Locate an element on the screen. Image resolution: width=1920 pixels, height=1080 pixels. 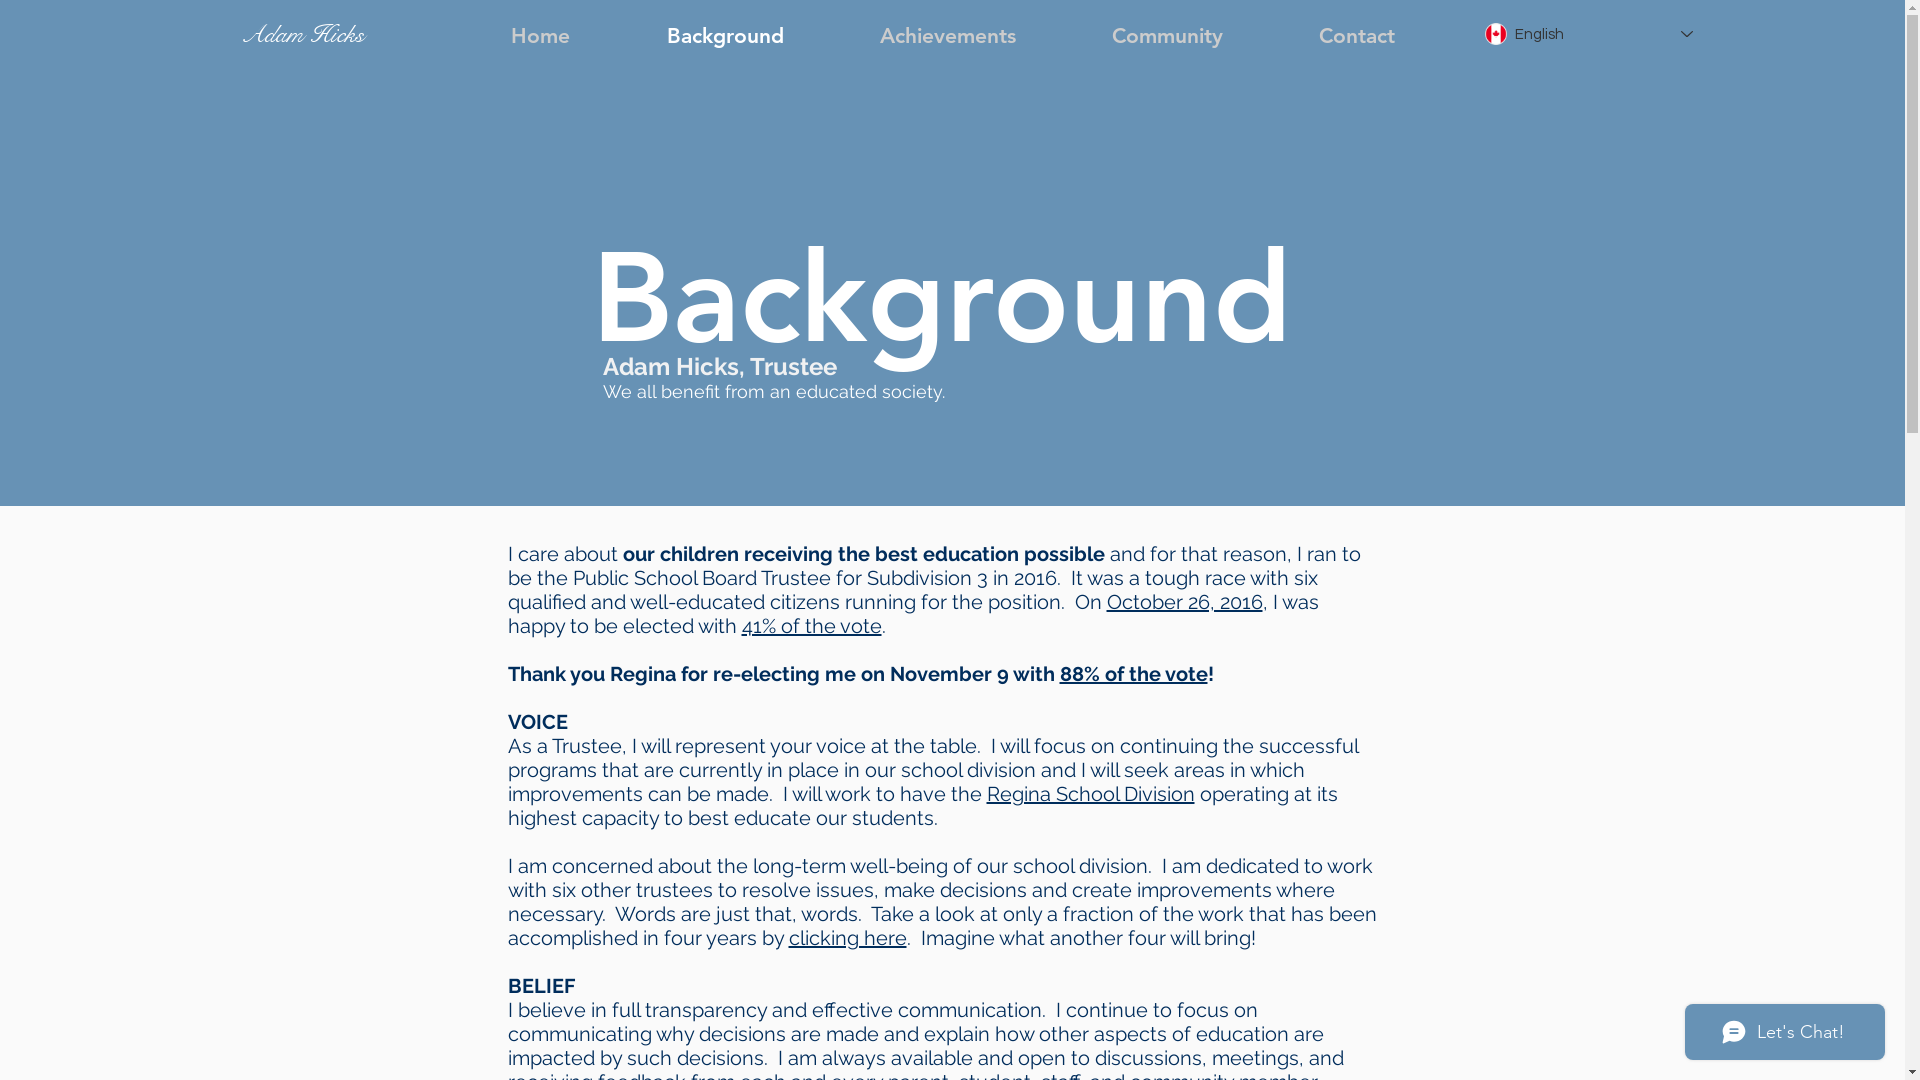
'Achievements' is located at coordinates (947, 35).